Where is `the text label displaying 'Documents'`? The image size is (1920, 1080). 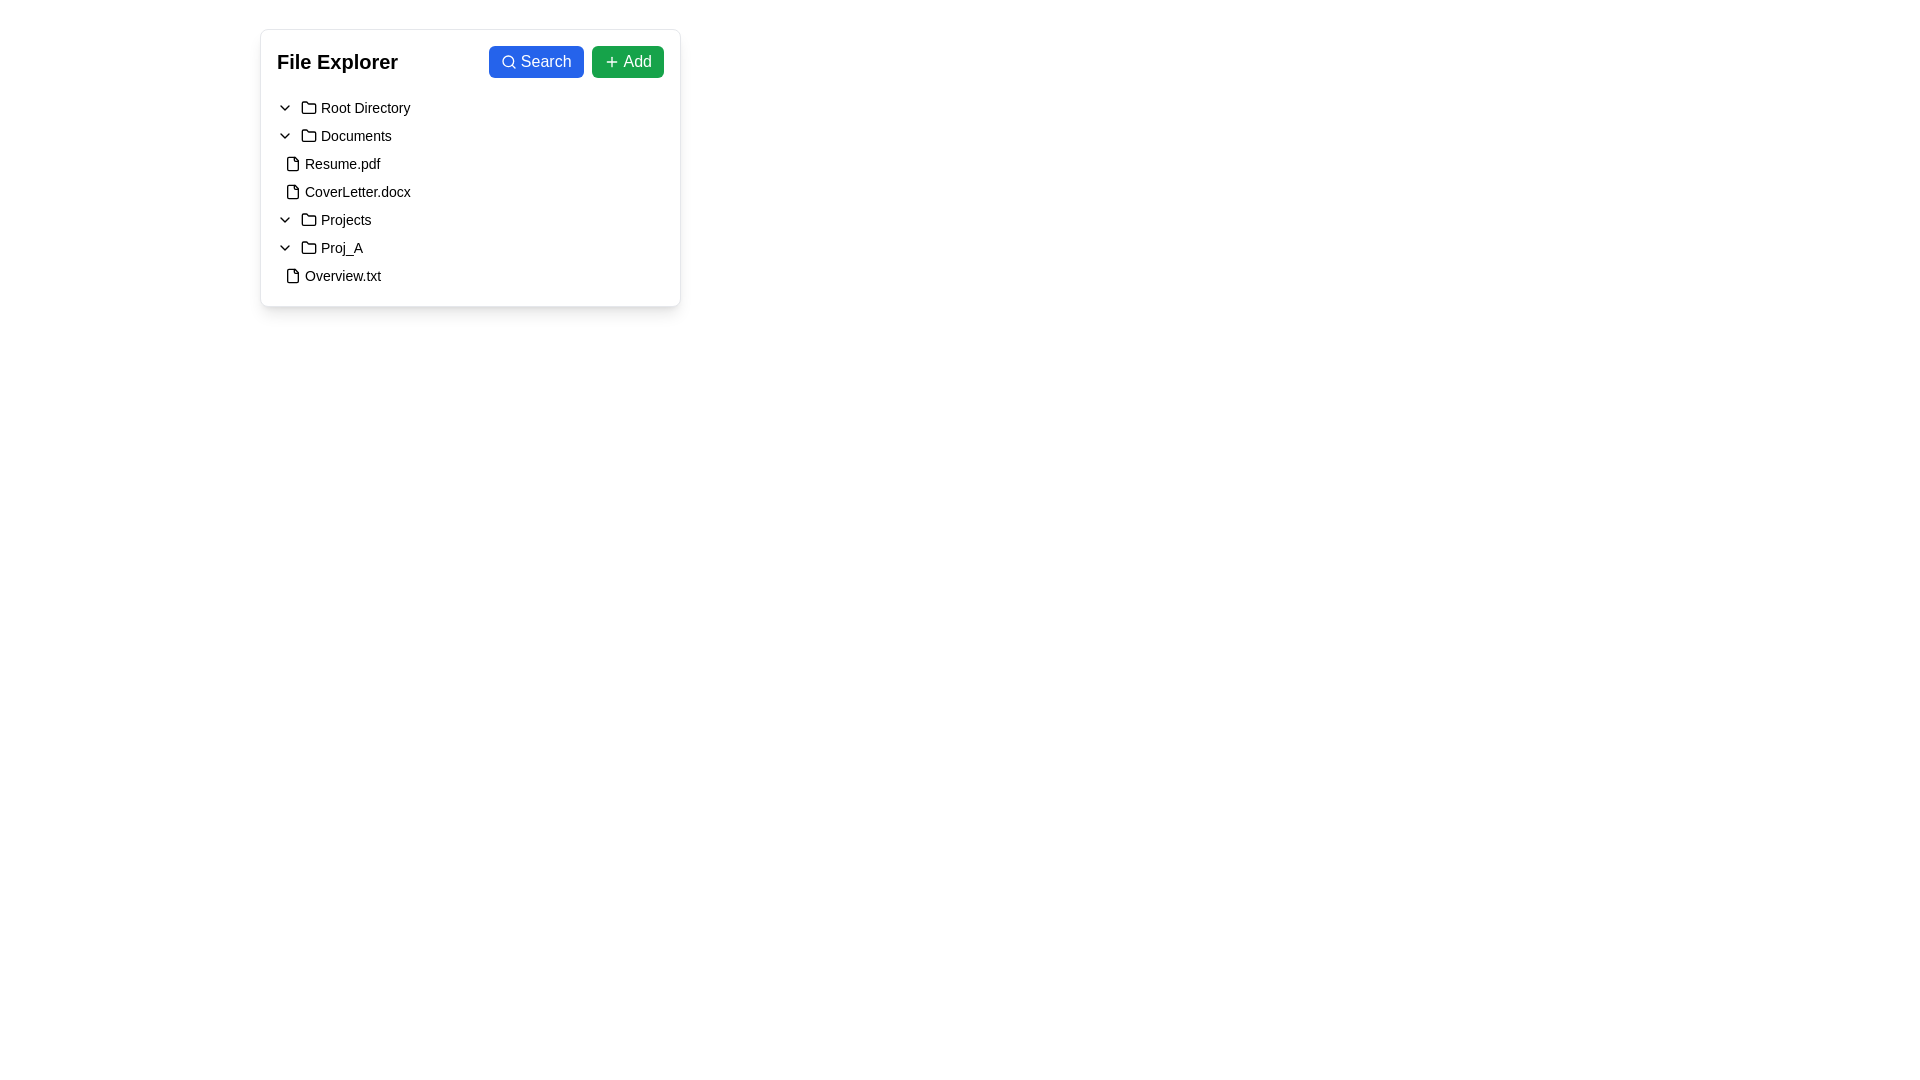
the text label displaying 'Documents' is located at coordinates (356, 135).